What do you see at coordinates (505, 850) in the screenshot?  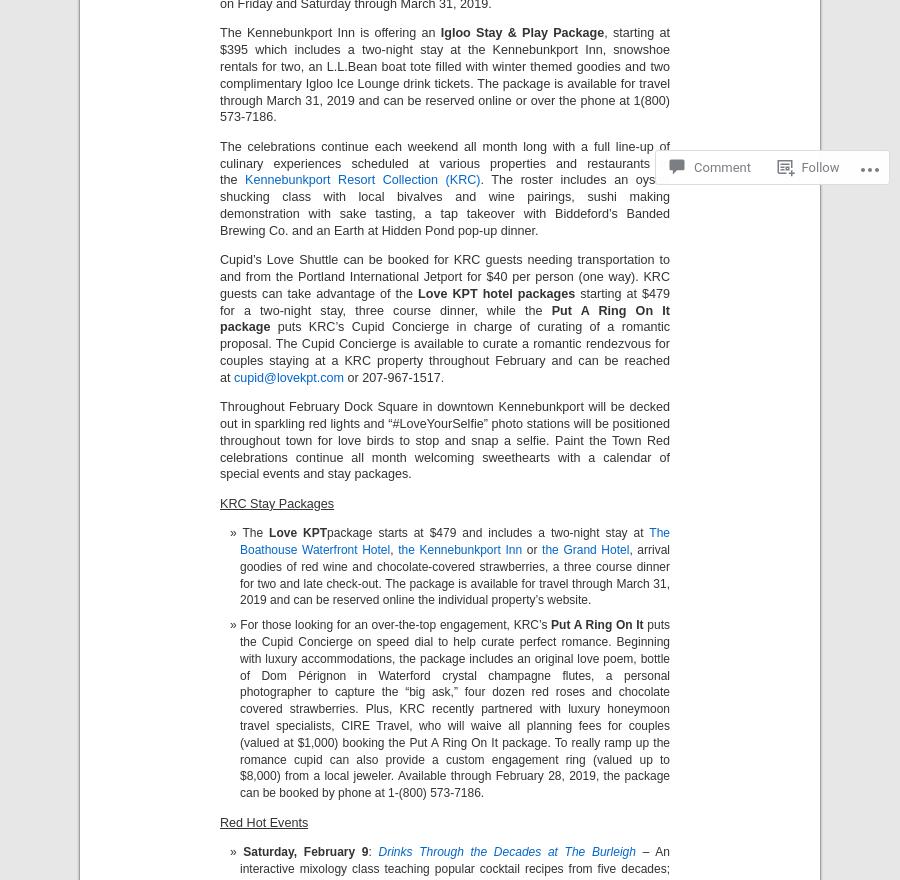 I see `'Drinks Through the Decades at The Burleigh'` at bounding box center [505, 850].